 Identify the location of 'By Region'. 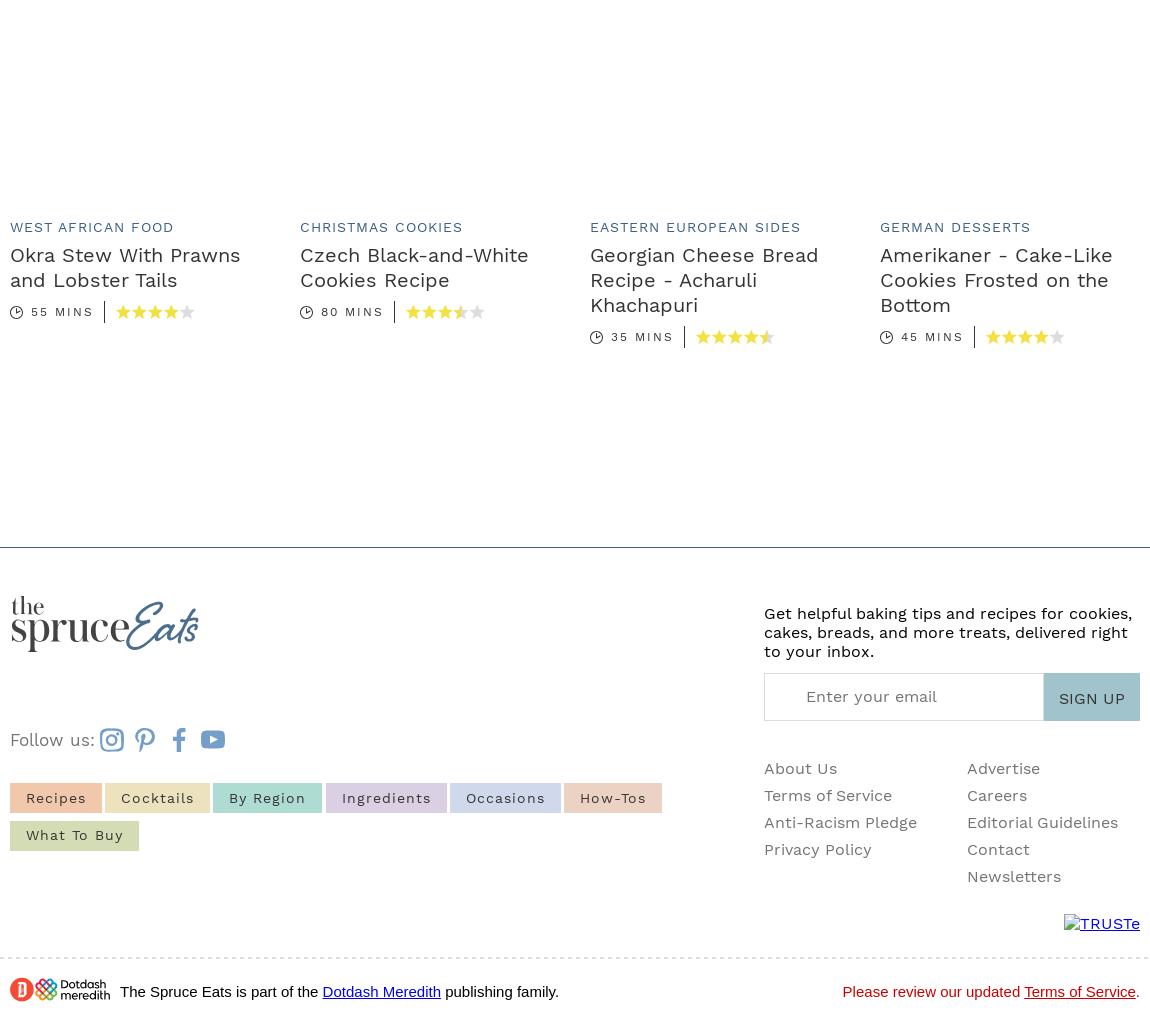
(266, 795).